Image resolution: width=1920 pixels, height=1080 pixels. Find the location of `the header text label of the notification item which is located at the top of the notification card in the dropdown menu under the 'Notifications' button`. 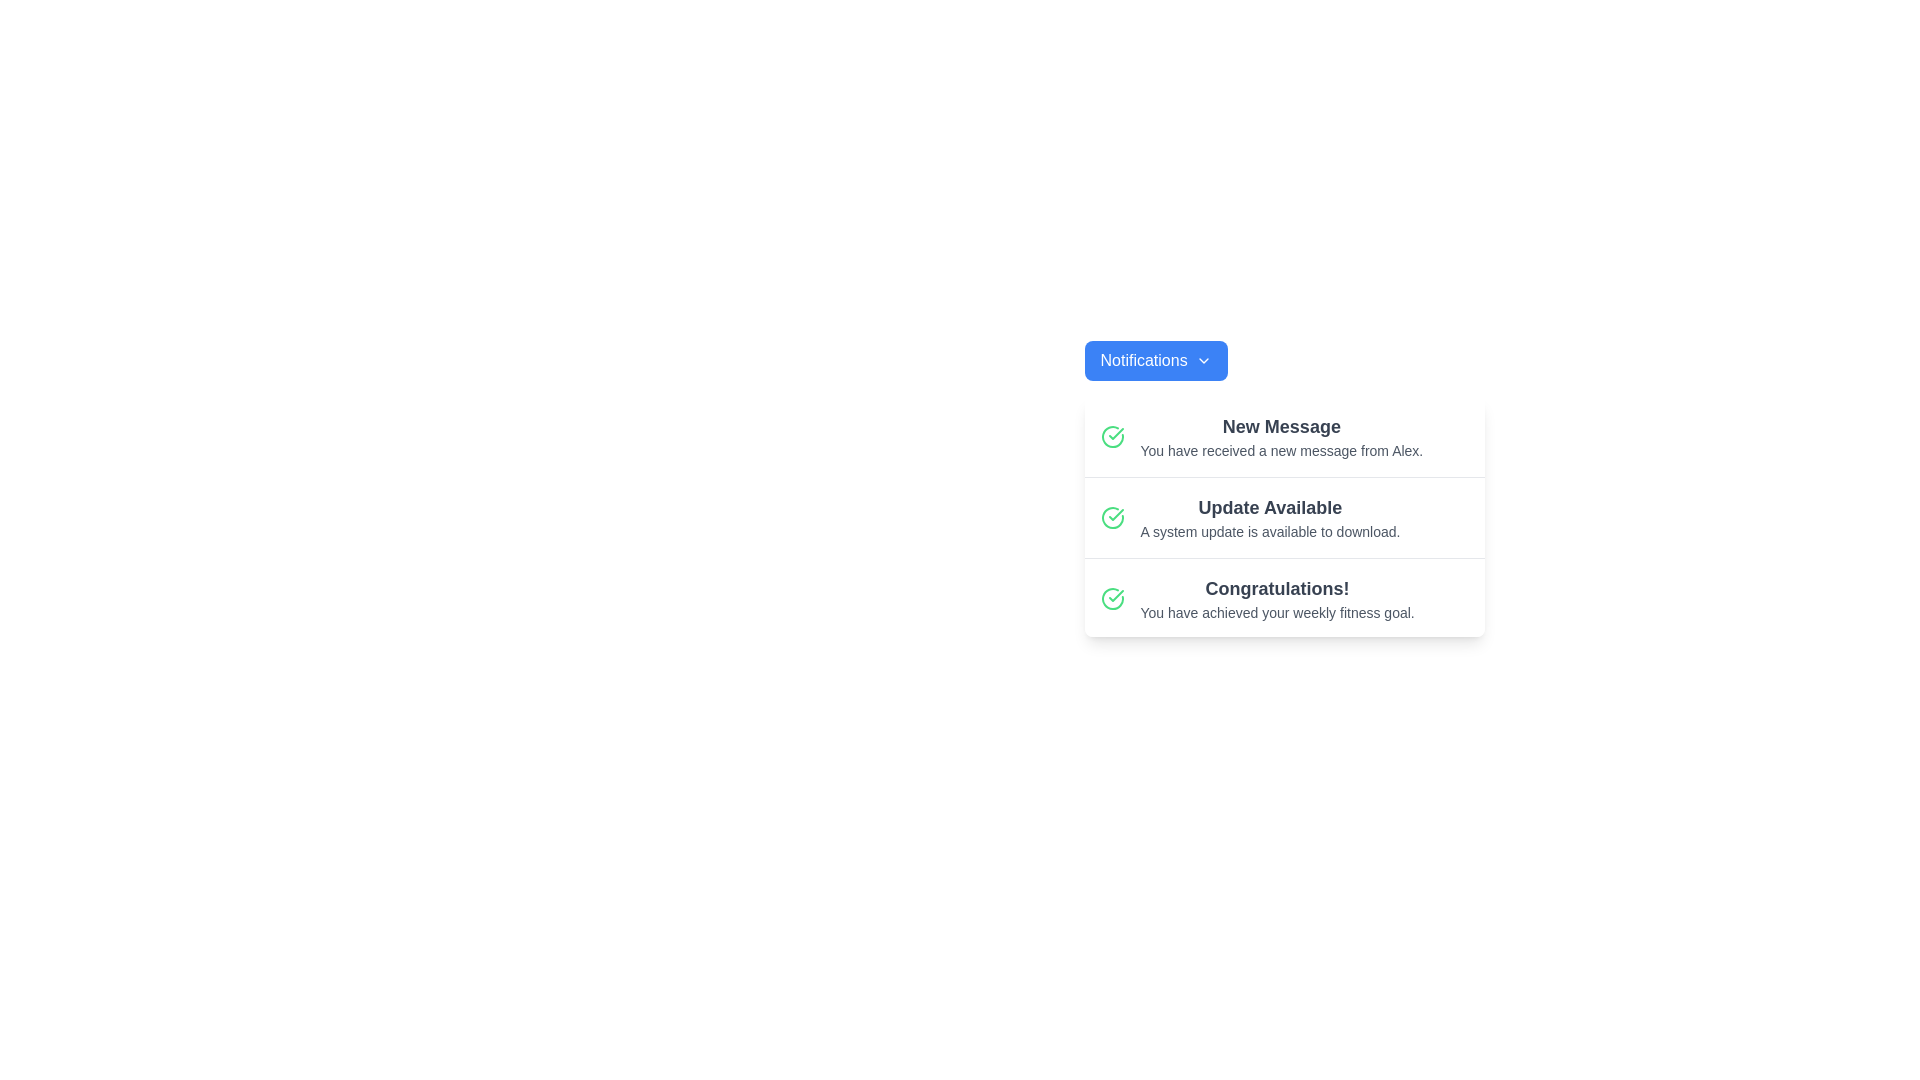

the header text label of the notification item which is located at the top of the notification card in the dropdown menu under the 'Notifications' button is located at coordinates (1281, 426).